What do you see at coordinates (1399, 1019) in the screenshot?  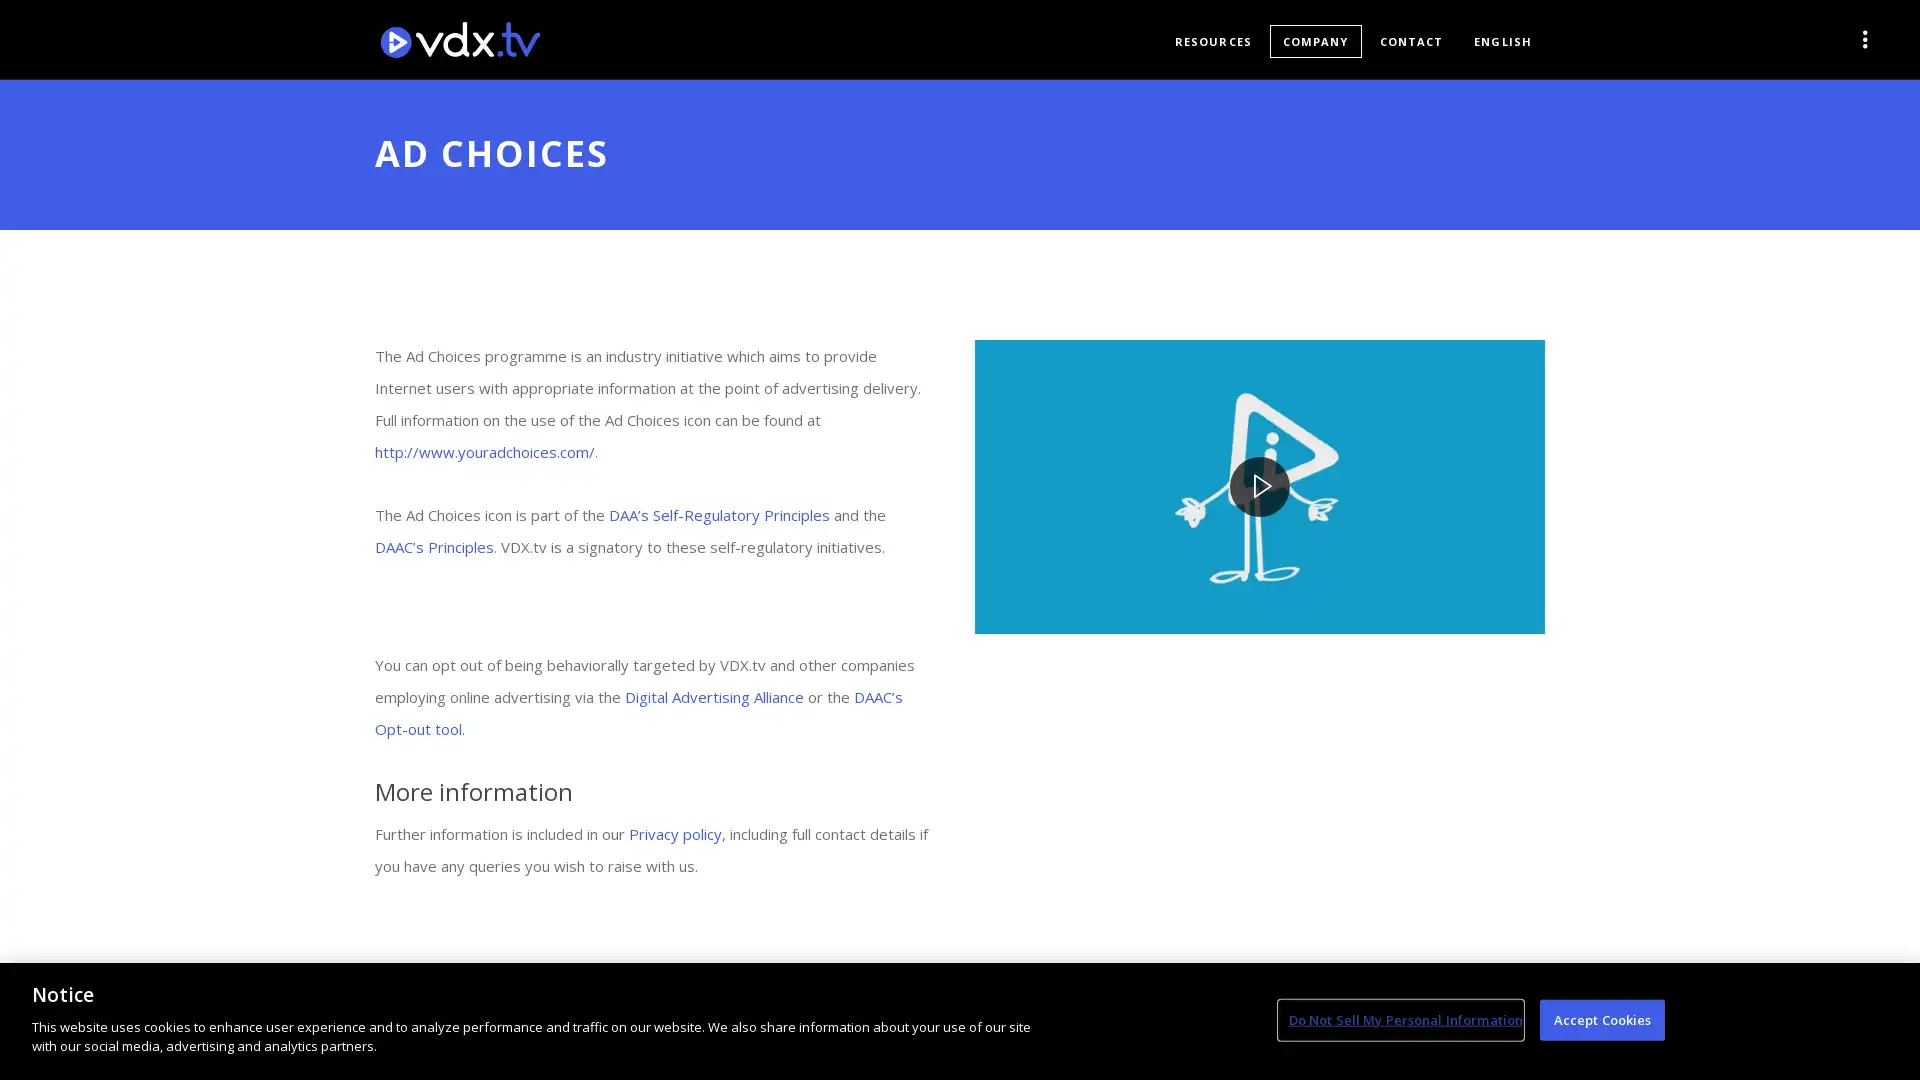 I see `Do Not Sell My Personal Information` at bounding box center [1399, 1019].